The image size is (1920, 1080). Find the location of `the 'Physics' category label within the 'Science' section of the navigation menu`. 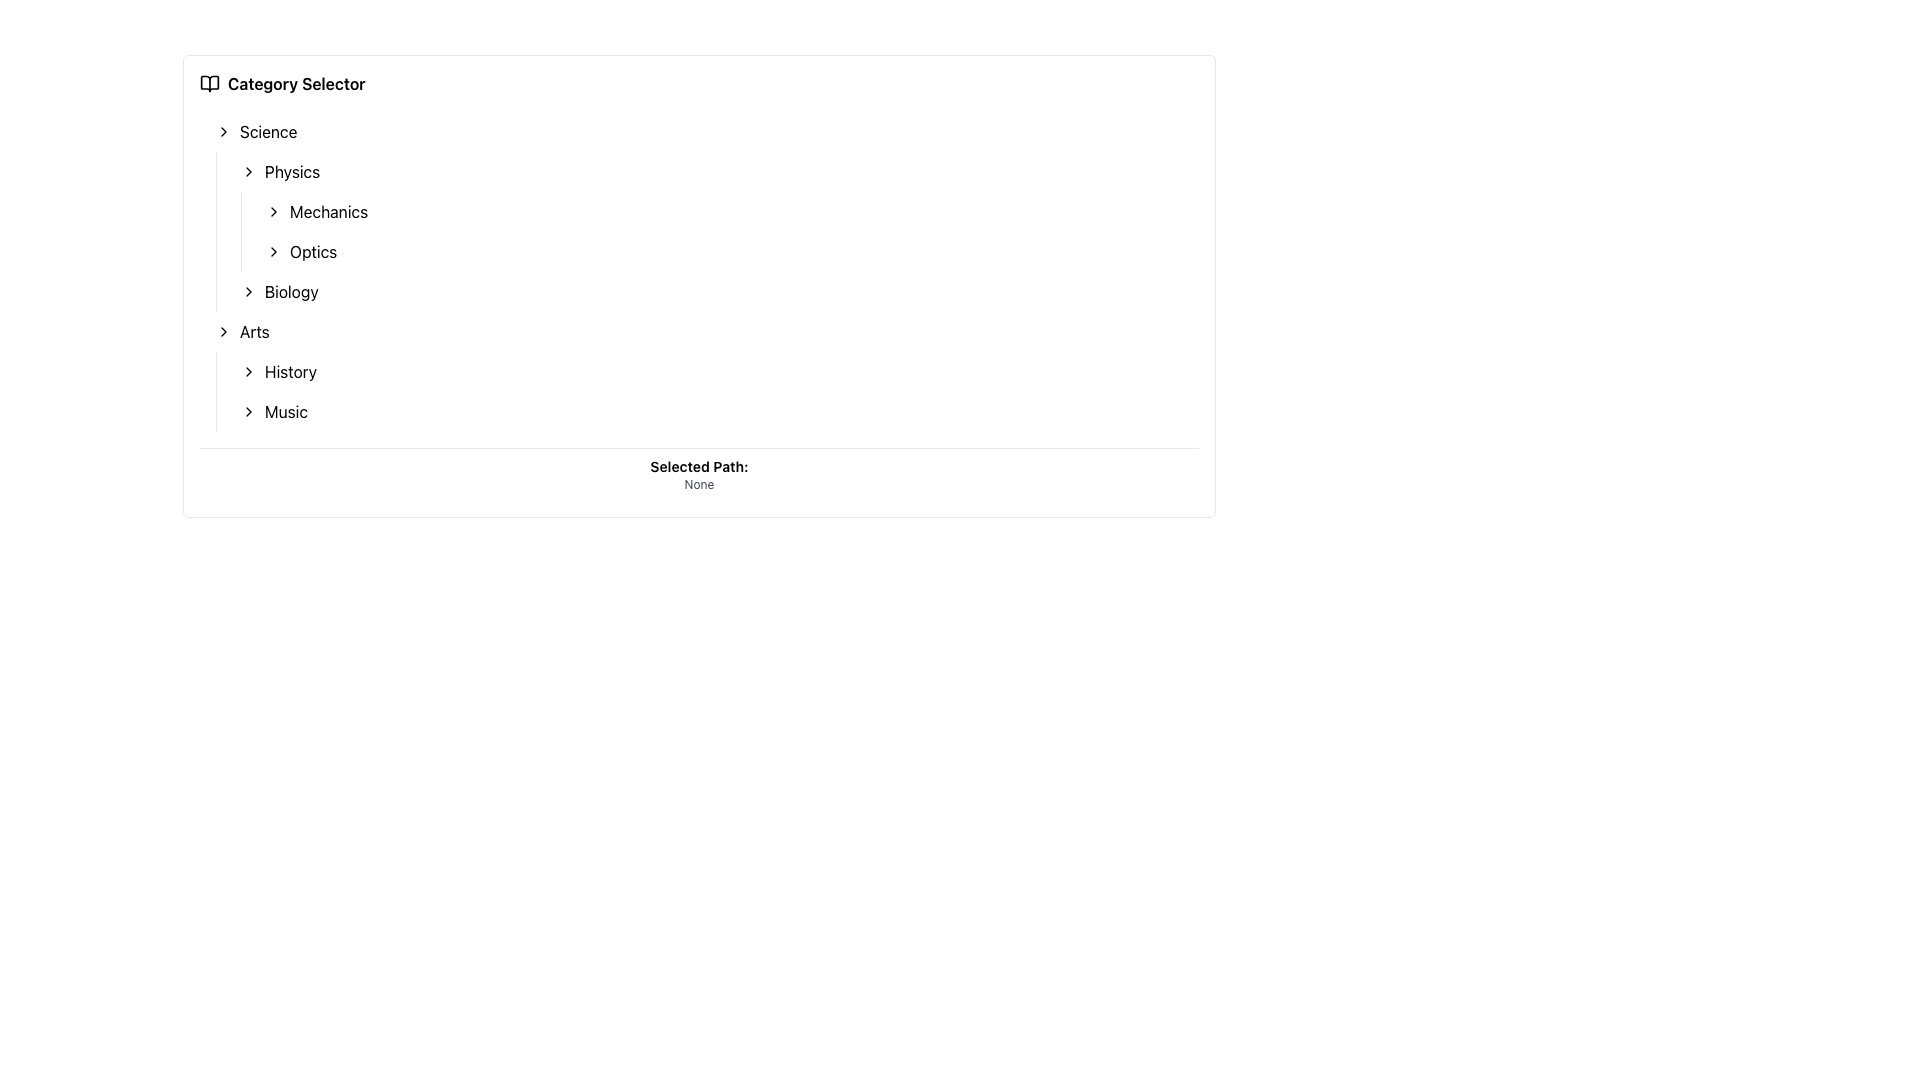

the 'Physics' category label within the 'Science' section of the navigation menu is located at coordinates (291, 171).